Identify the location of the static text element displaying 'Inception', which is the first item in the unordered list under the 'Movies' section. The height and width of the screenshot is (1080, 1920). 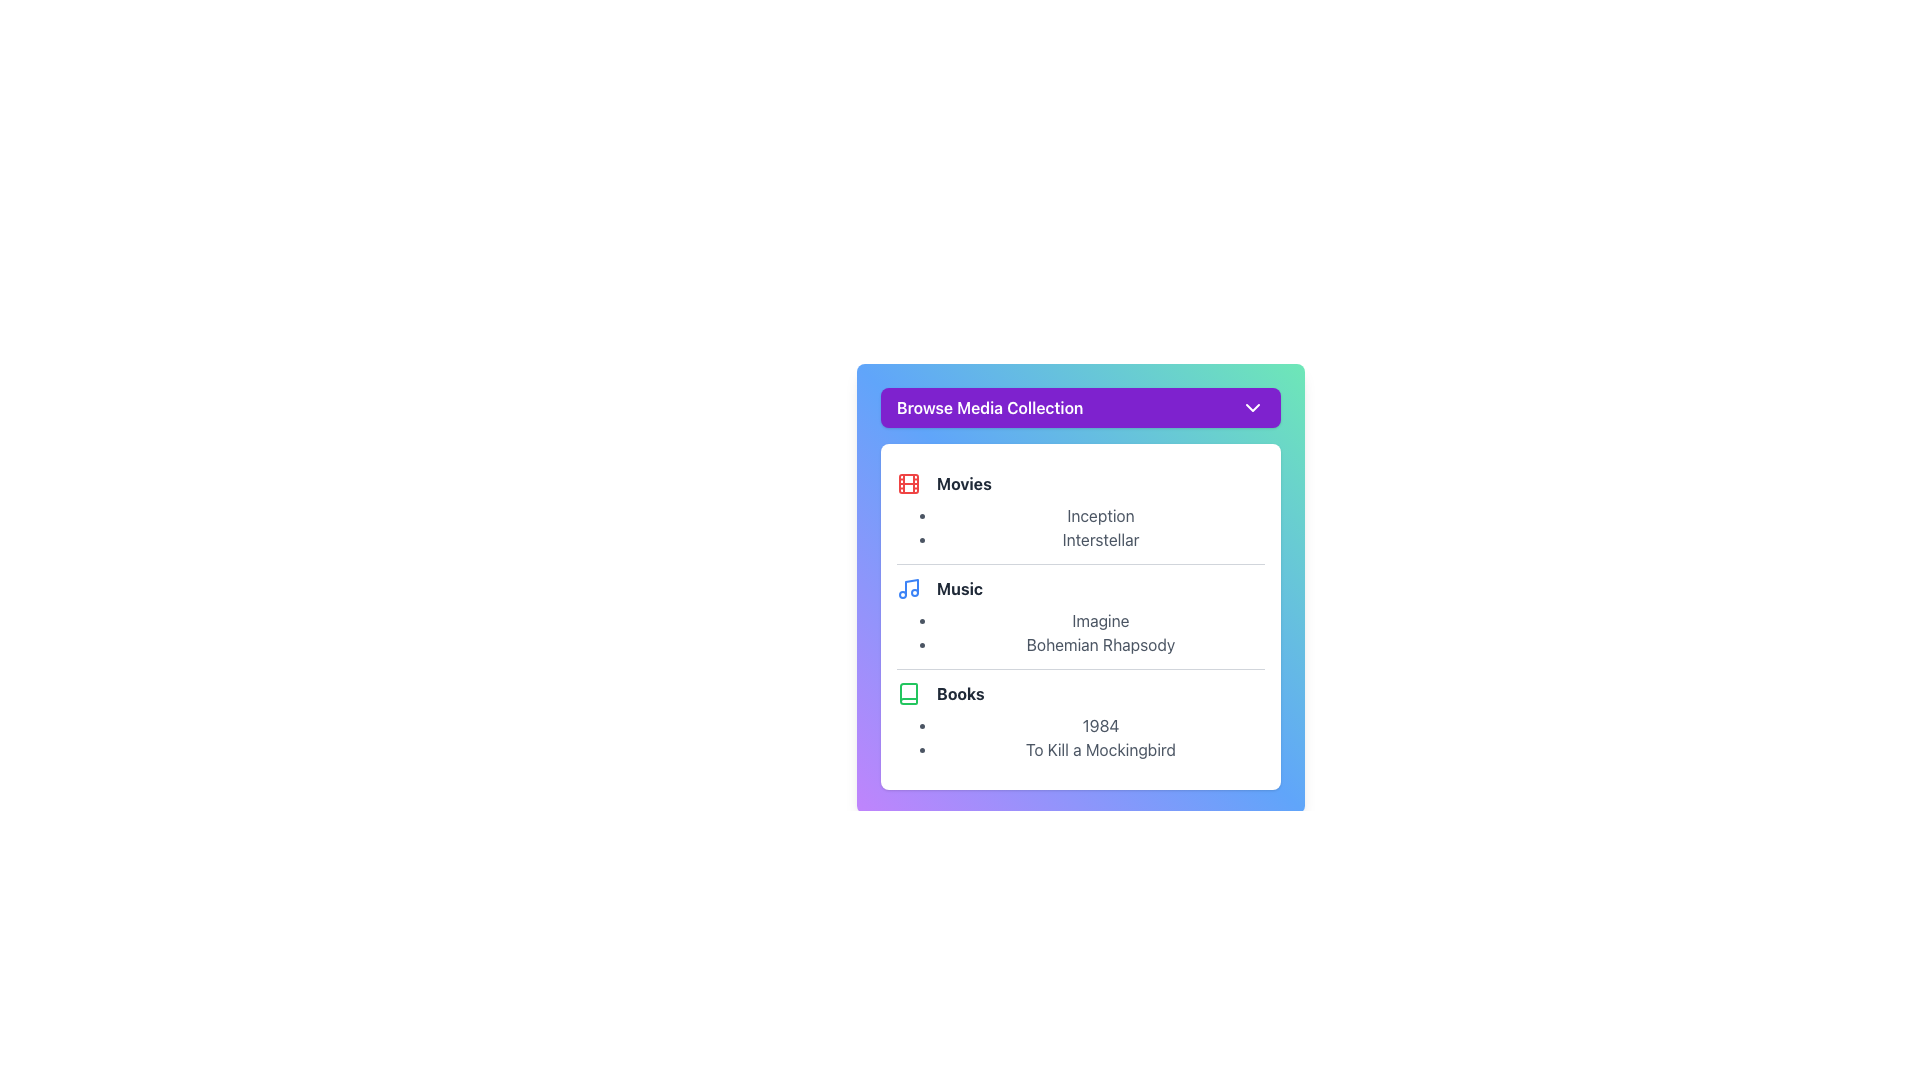
(1099, 515).